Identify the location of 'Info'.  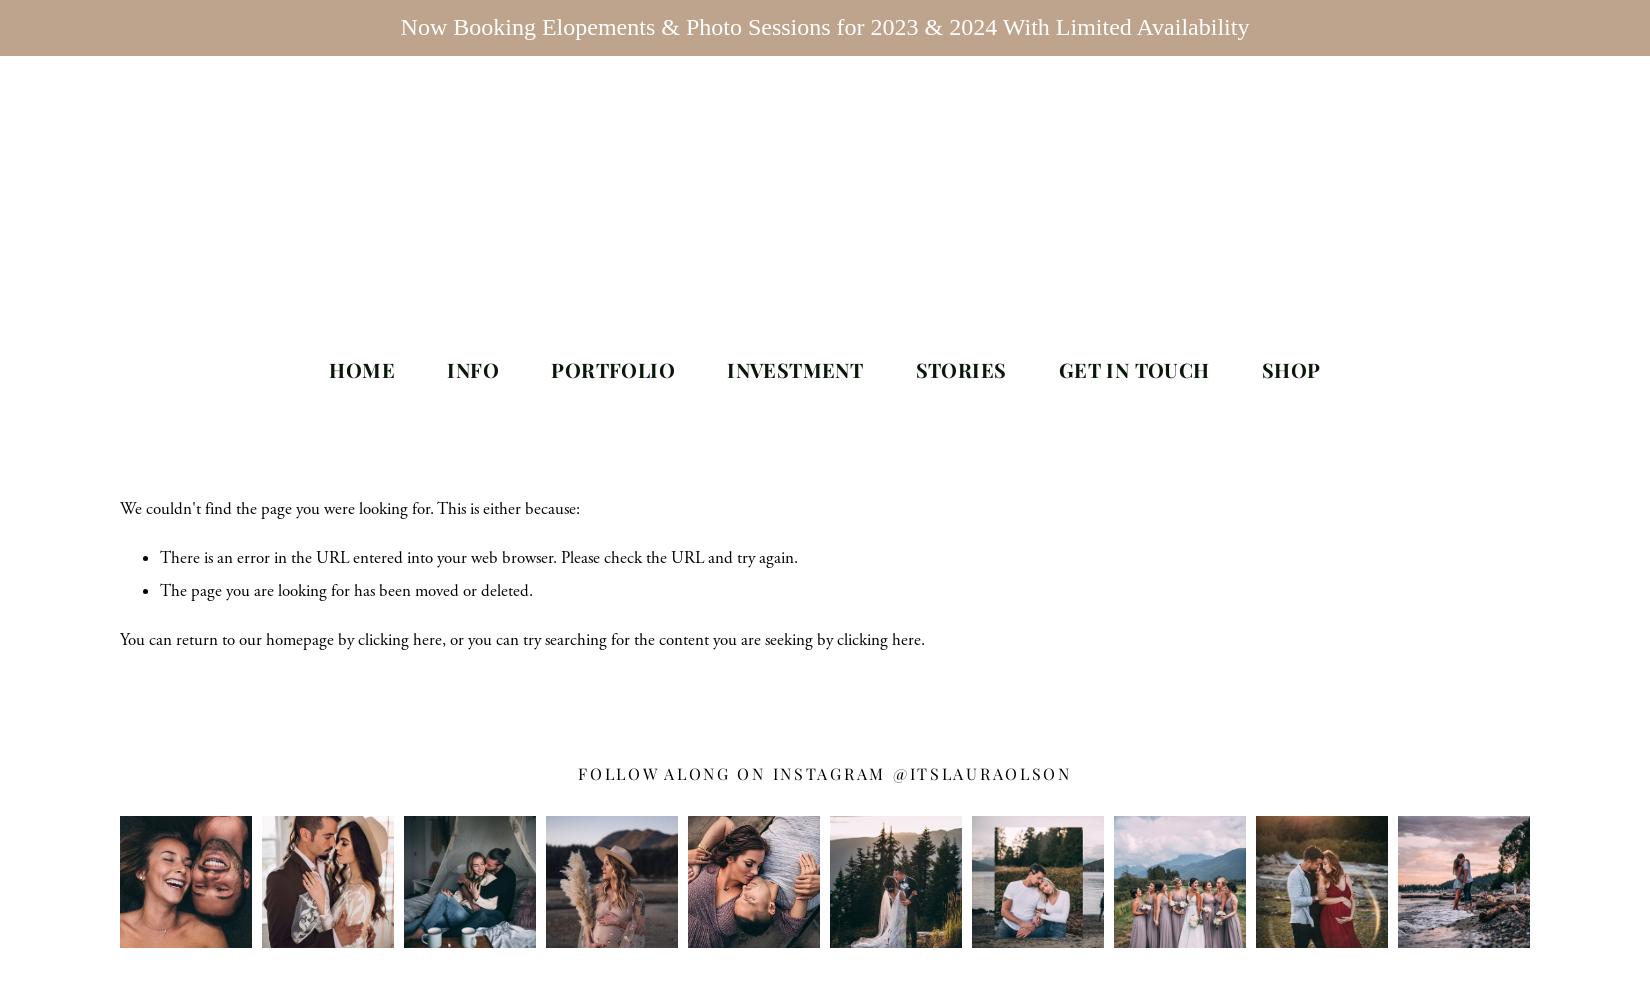
(471, 368).